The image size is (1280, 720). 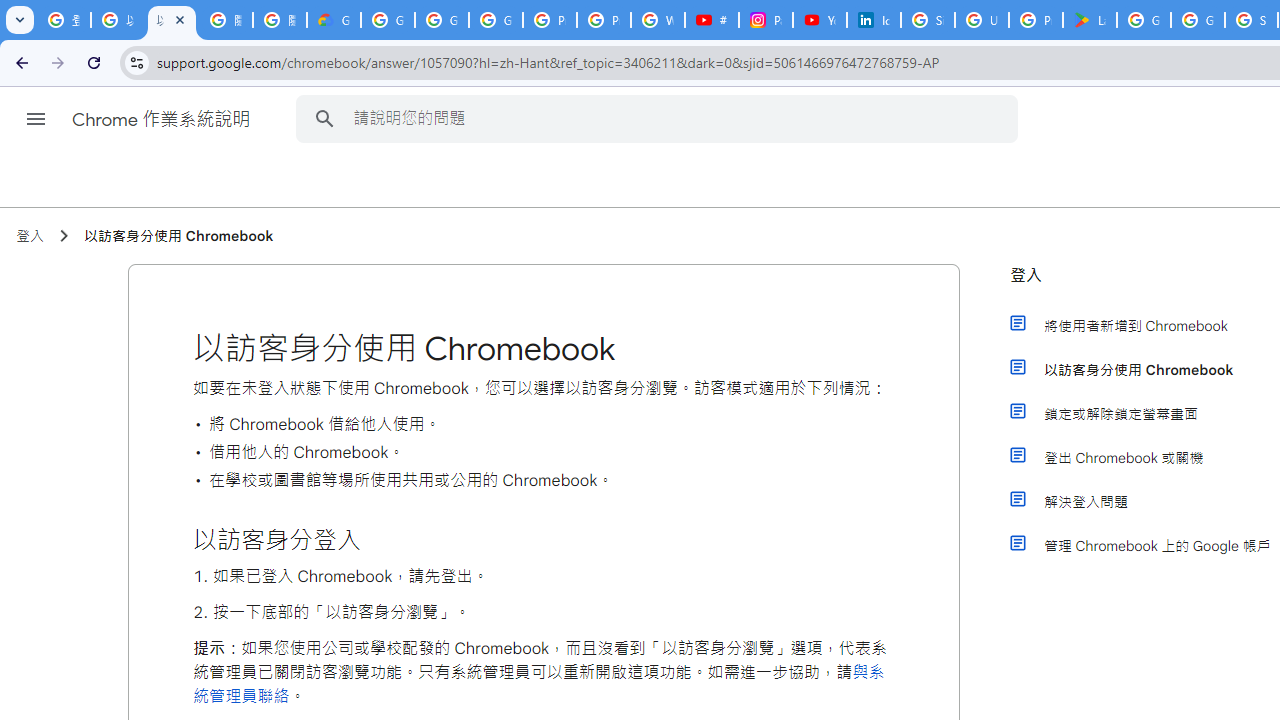 What do you see at coordinates (135, 61) in the screenshot?
I see `'View site information'` at bounding box center [135, 61].